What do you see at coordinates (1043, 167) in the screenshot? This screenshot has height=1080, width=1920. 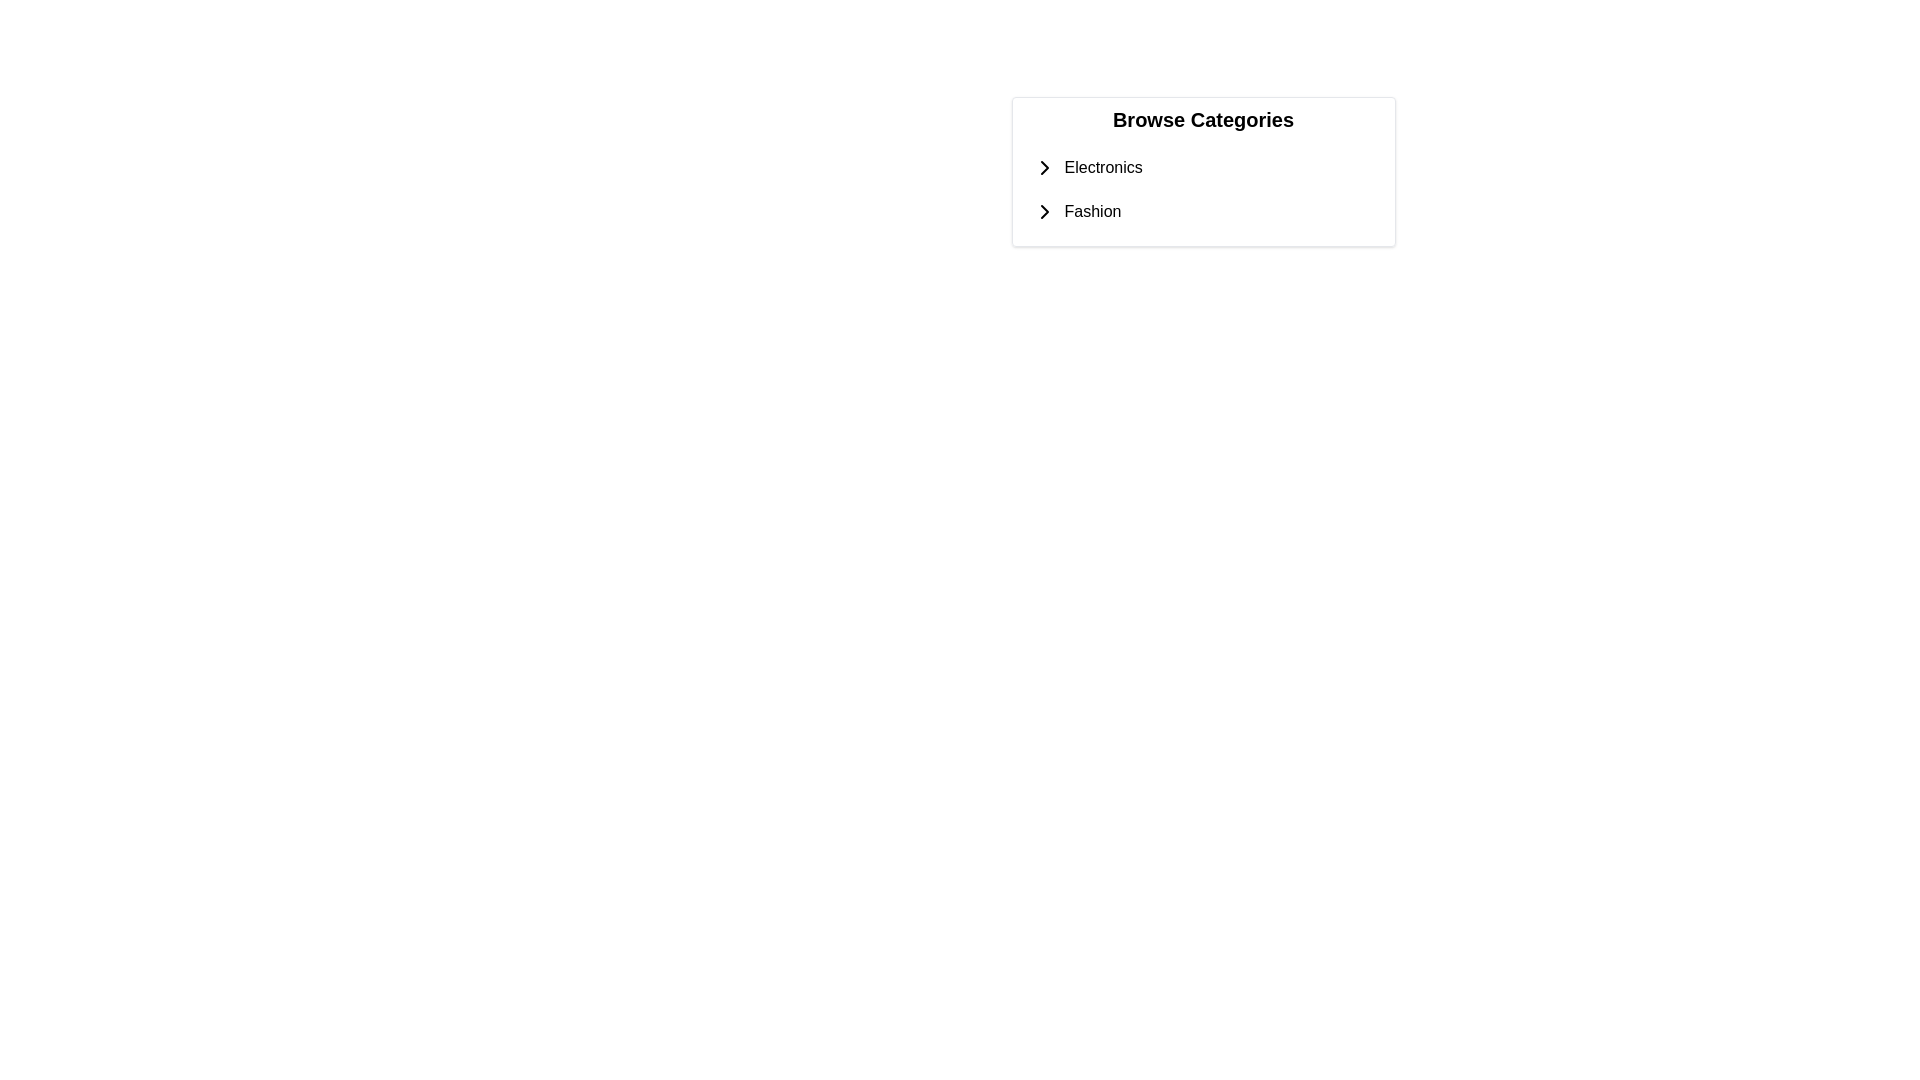 I see `the icon located to the left of the 'Electronics' label` at bounding box center [1043, 167].